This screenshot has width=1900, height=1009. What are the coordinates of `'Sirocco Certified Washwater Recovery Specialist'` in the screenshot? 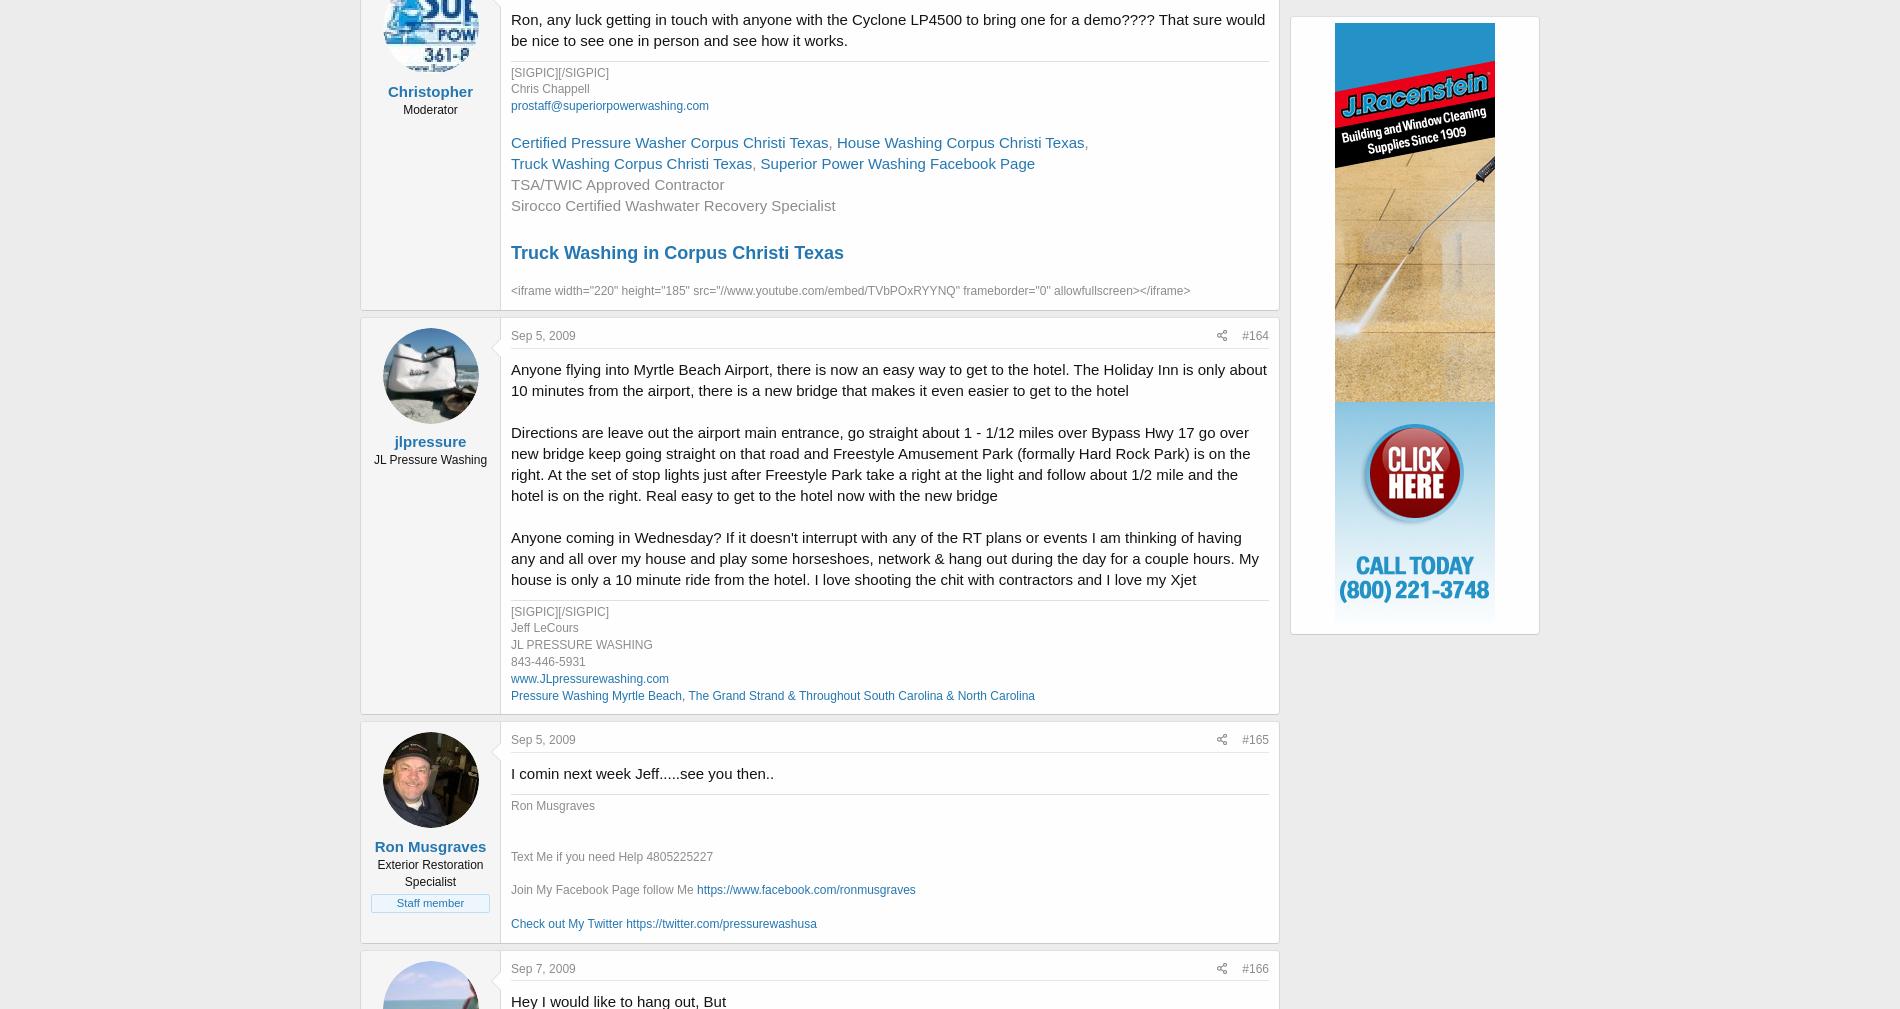 It's located at (672, 203).